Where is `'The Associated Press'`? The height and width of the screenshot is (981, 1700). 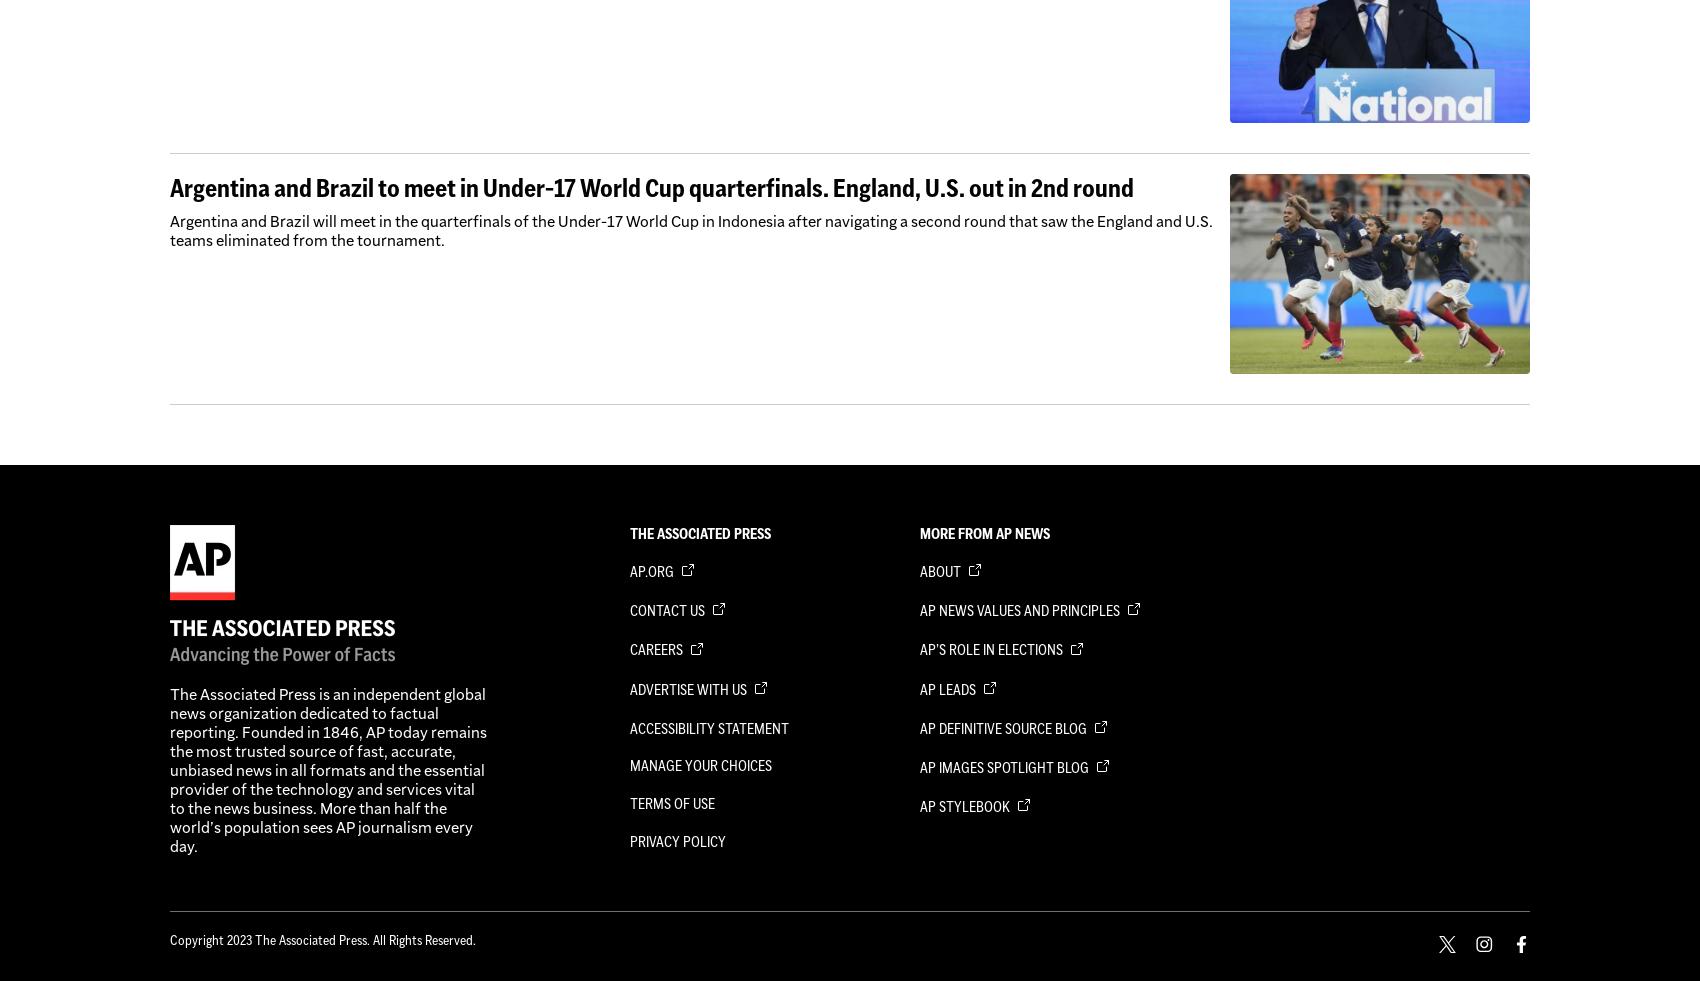
'The Associated Press' is located at coordinates (700, 532).